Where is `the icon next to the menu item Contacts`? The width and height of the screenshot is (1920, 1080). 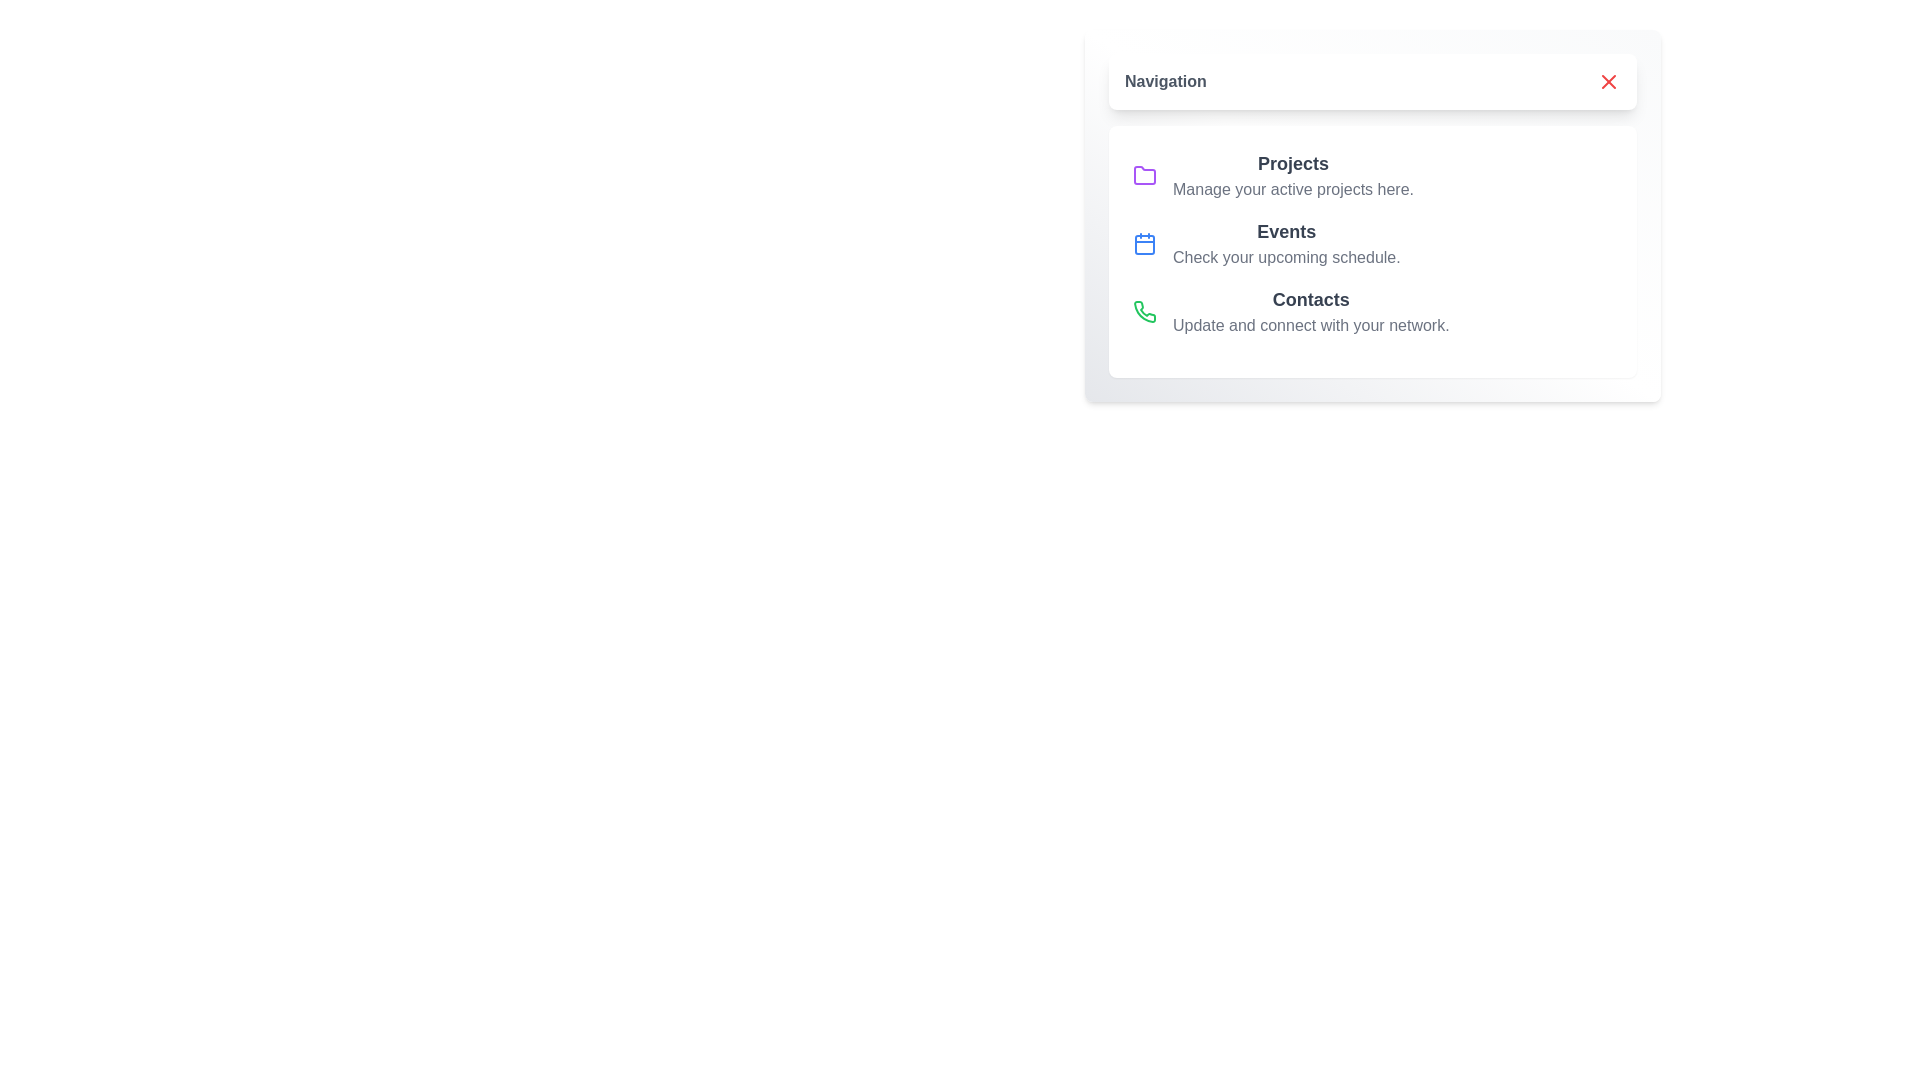 the icon next to the menu item Contacts is located at coordinates (1145, 312).